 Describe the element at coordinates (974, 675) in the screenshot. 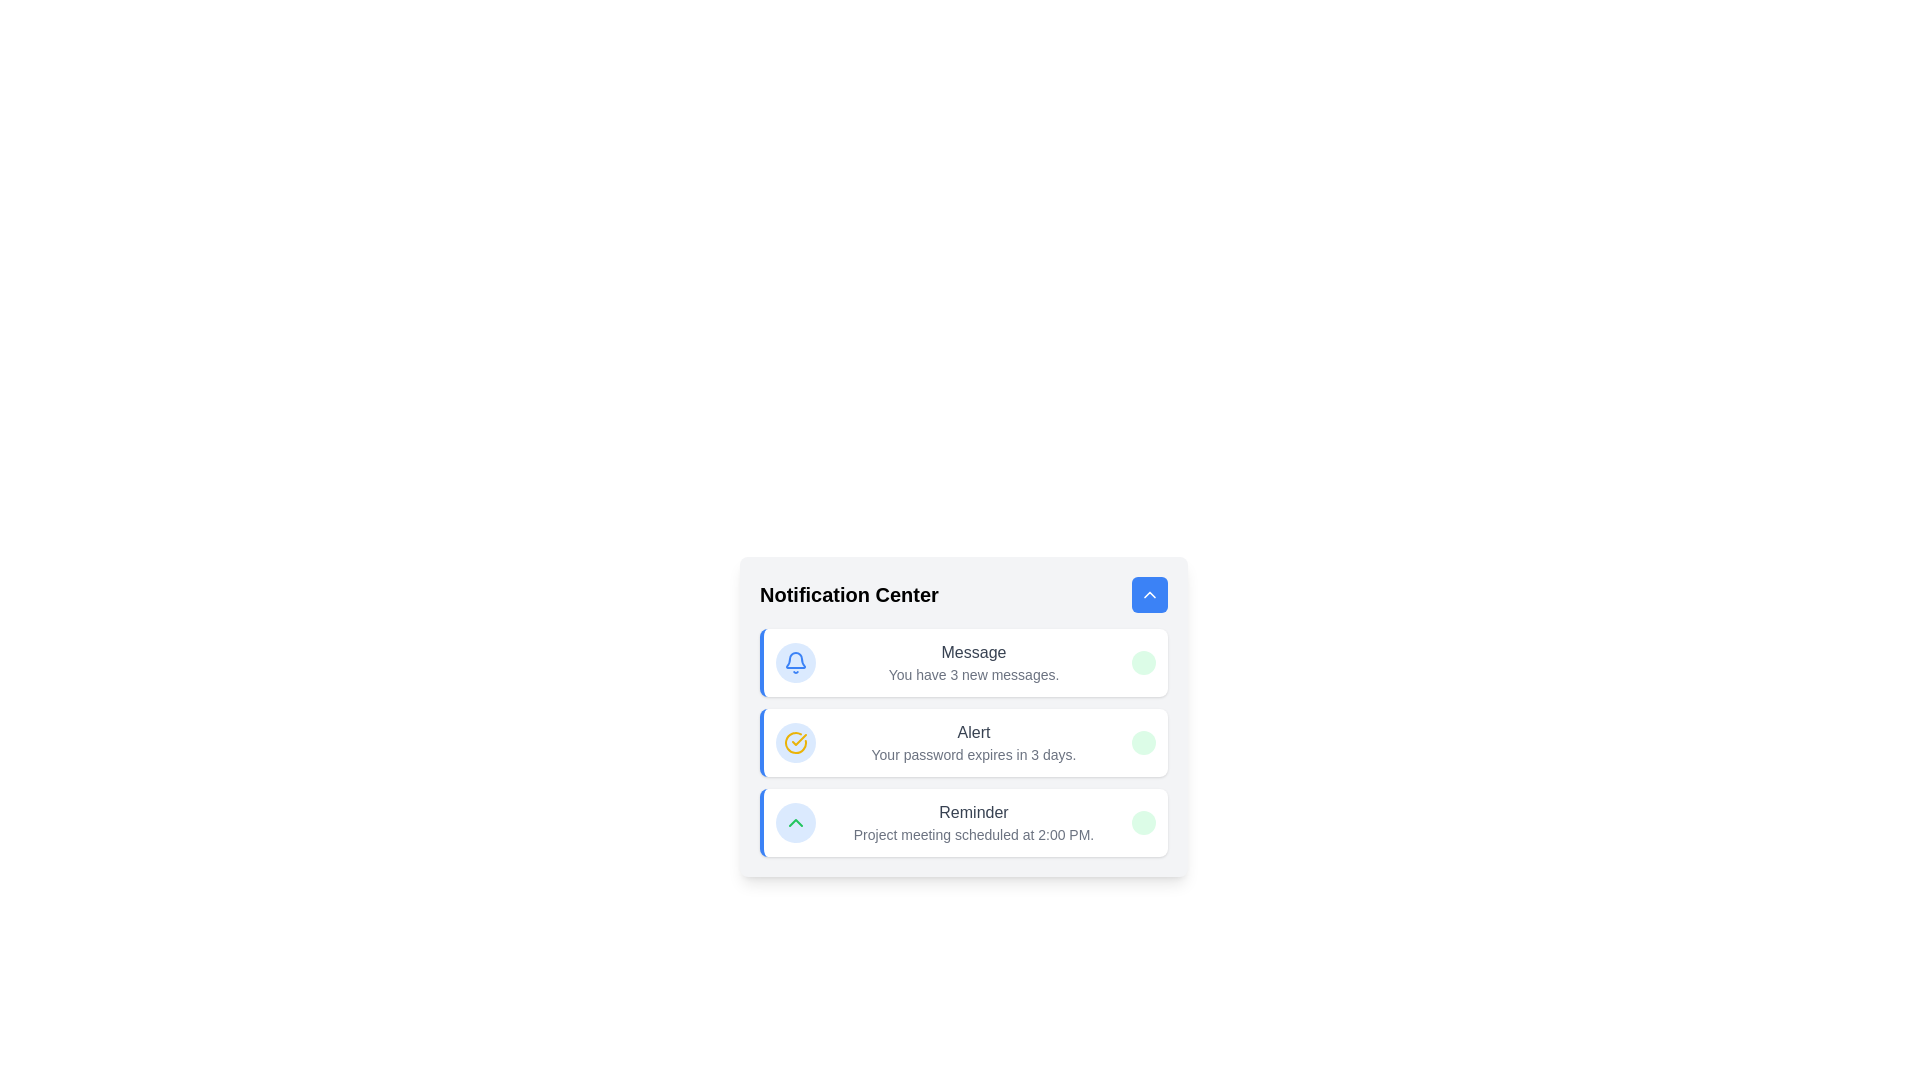

I see `the label that displays the count of new messages, positioned below the bold 'Message' label within the notification card` at that location.